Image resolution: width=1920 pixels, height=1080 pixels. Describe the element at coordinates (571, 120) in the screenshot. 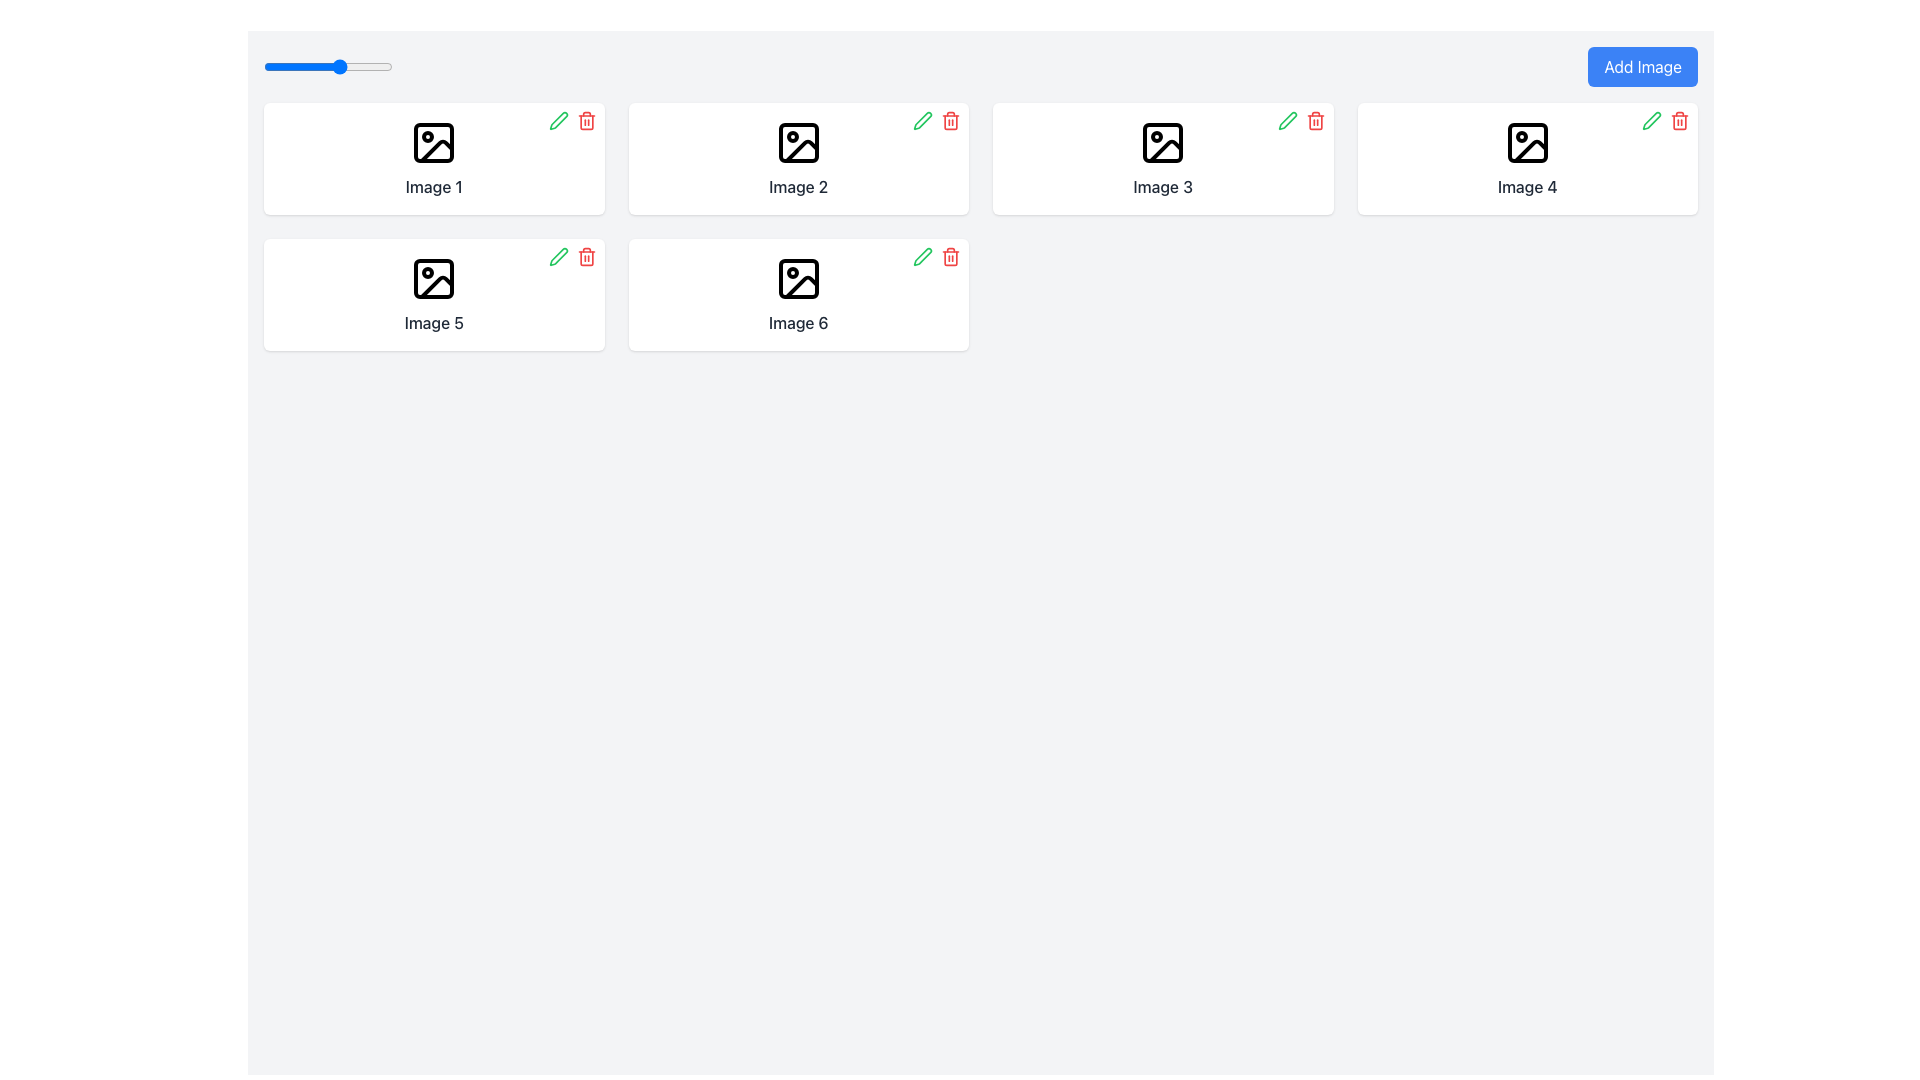

I see `the red trash bin icon in the top-right corner of the 'Image 1' card` at that location.